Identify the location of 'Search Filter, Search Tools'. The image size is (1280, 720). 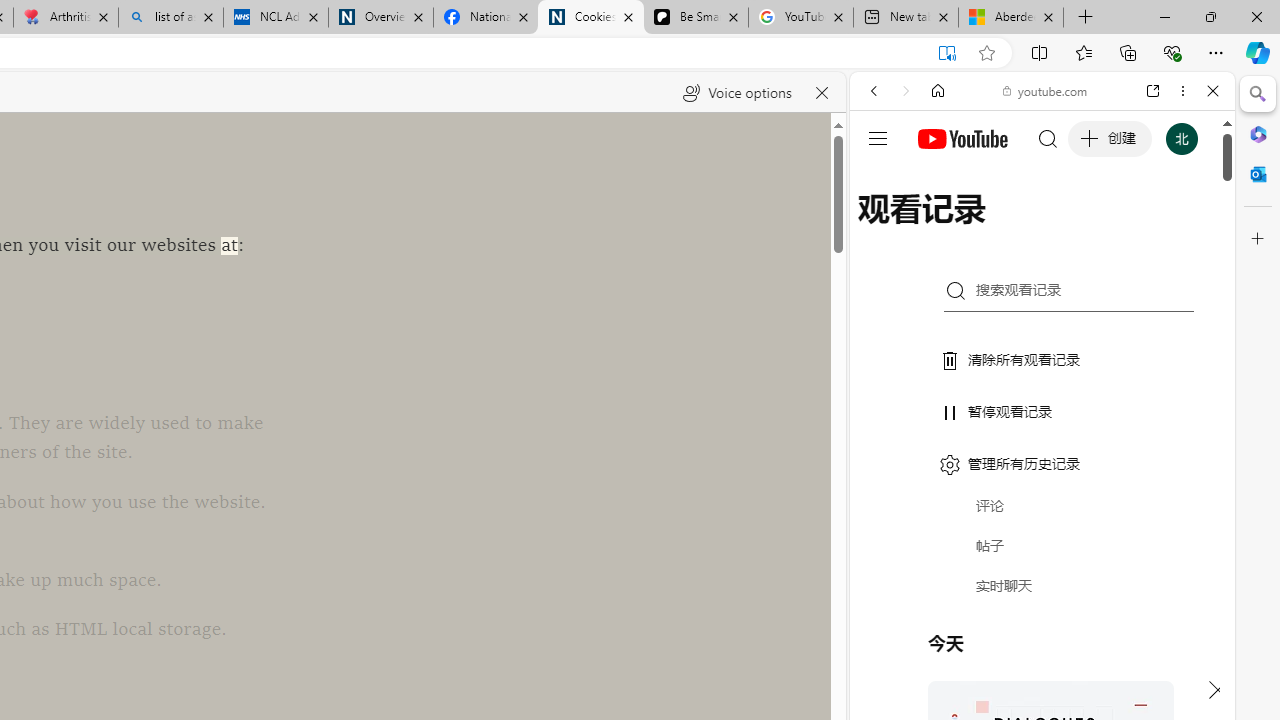
(1092, 227).